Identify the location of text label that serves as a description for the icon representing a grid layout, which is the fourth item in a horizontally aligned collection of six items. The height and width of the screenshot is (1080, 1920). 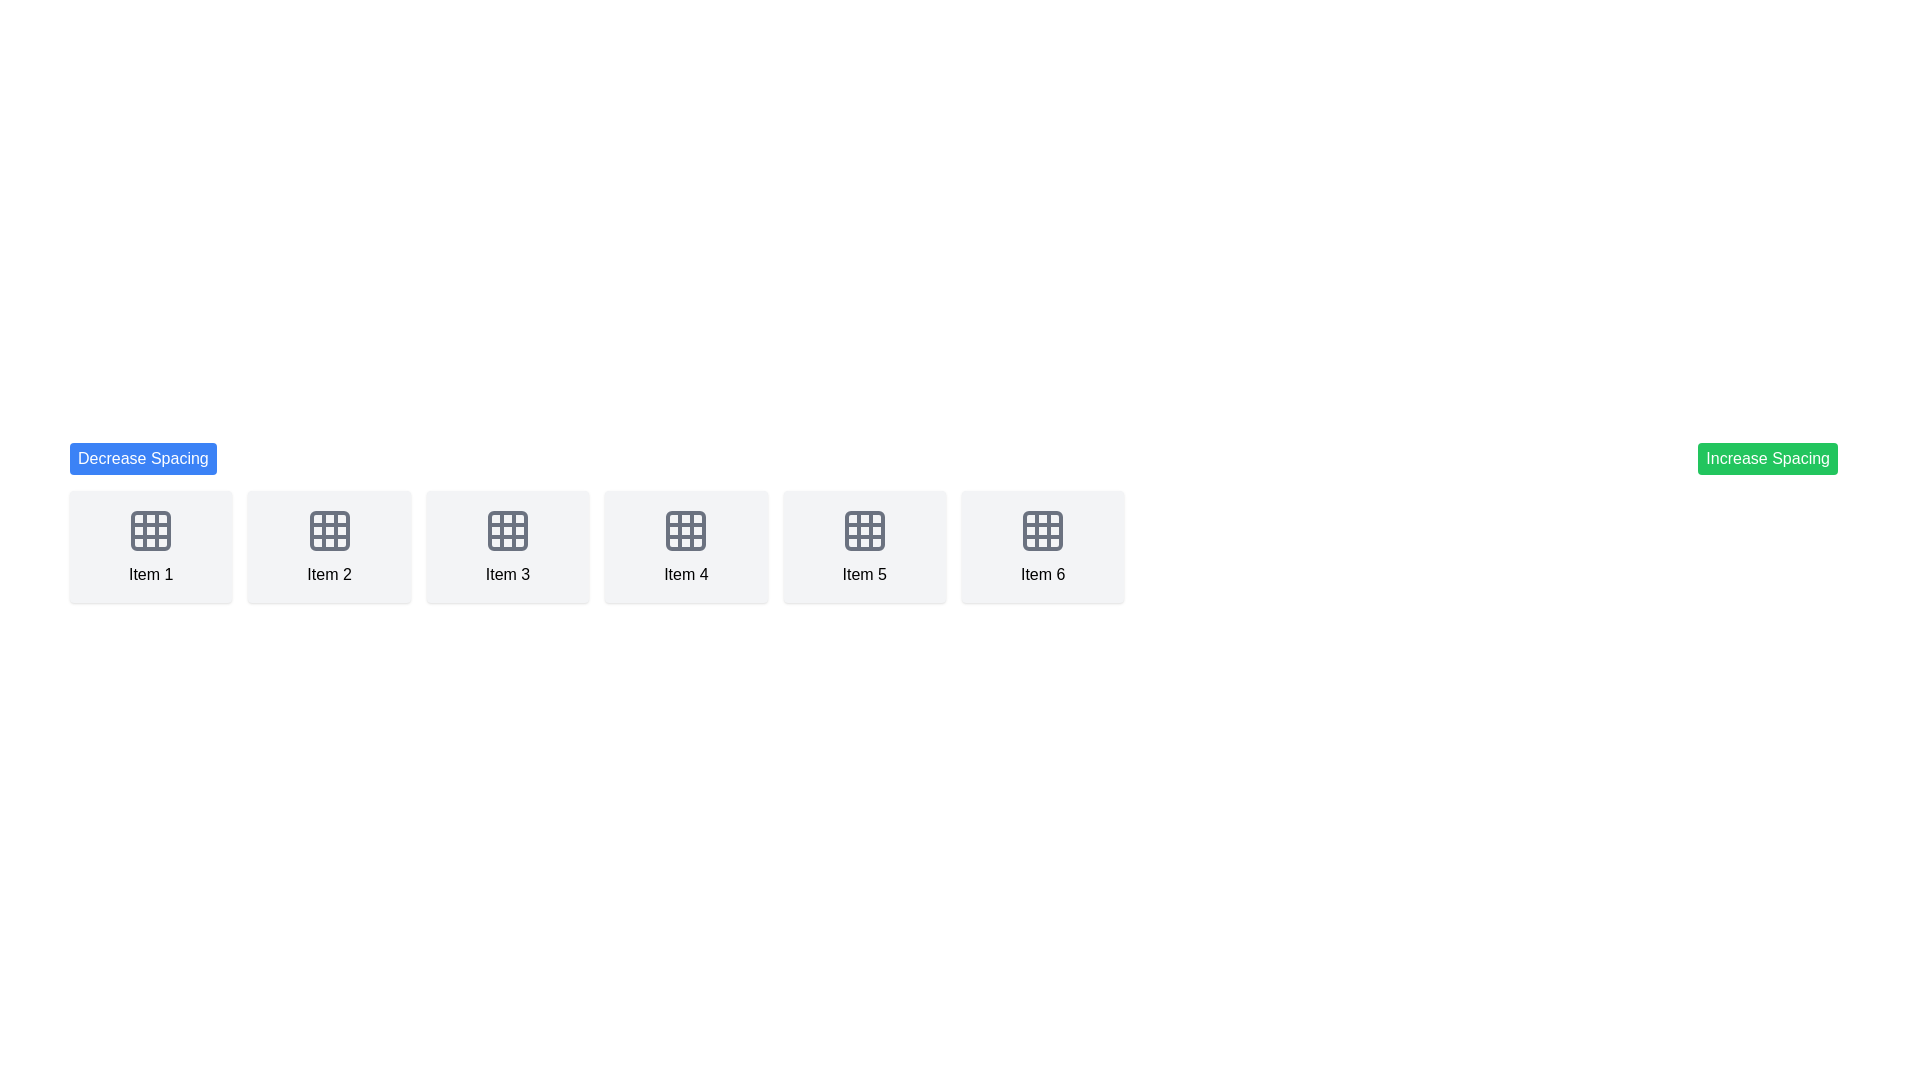
(686, 574).